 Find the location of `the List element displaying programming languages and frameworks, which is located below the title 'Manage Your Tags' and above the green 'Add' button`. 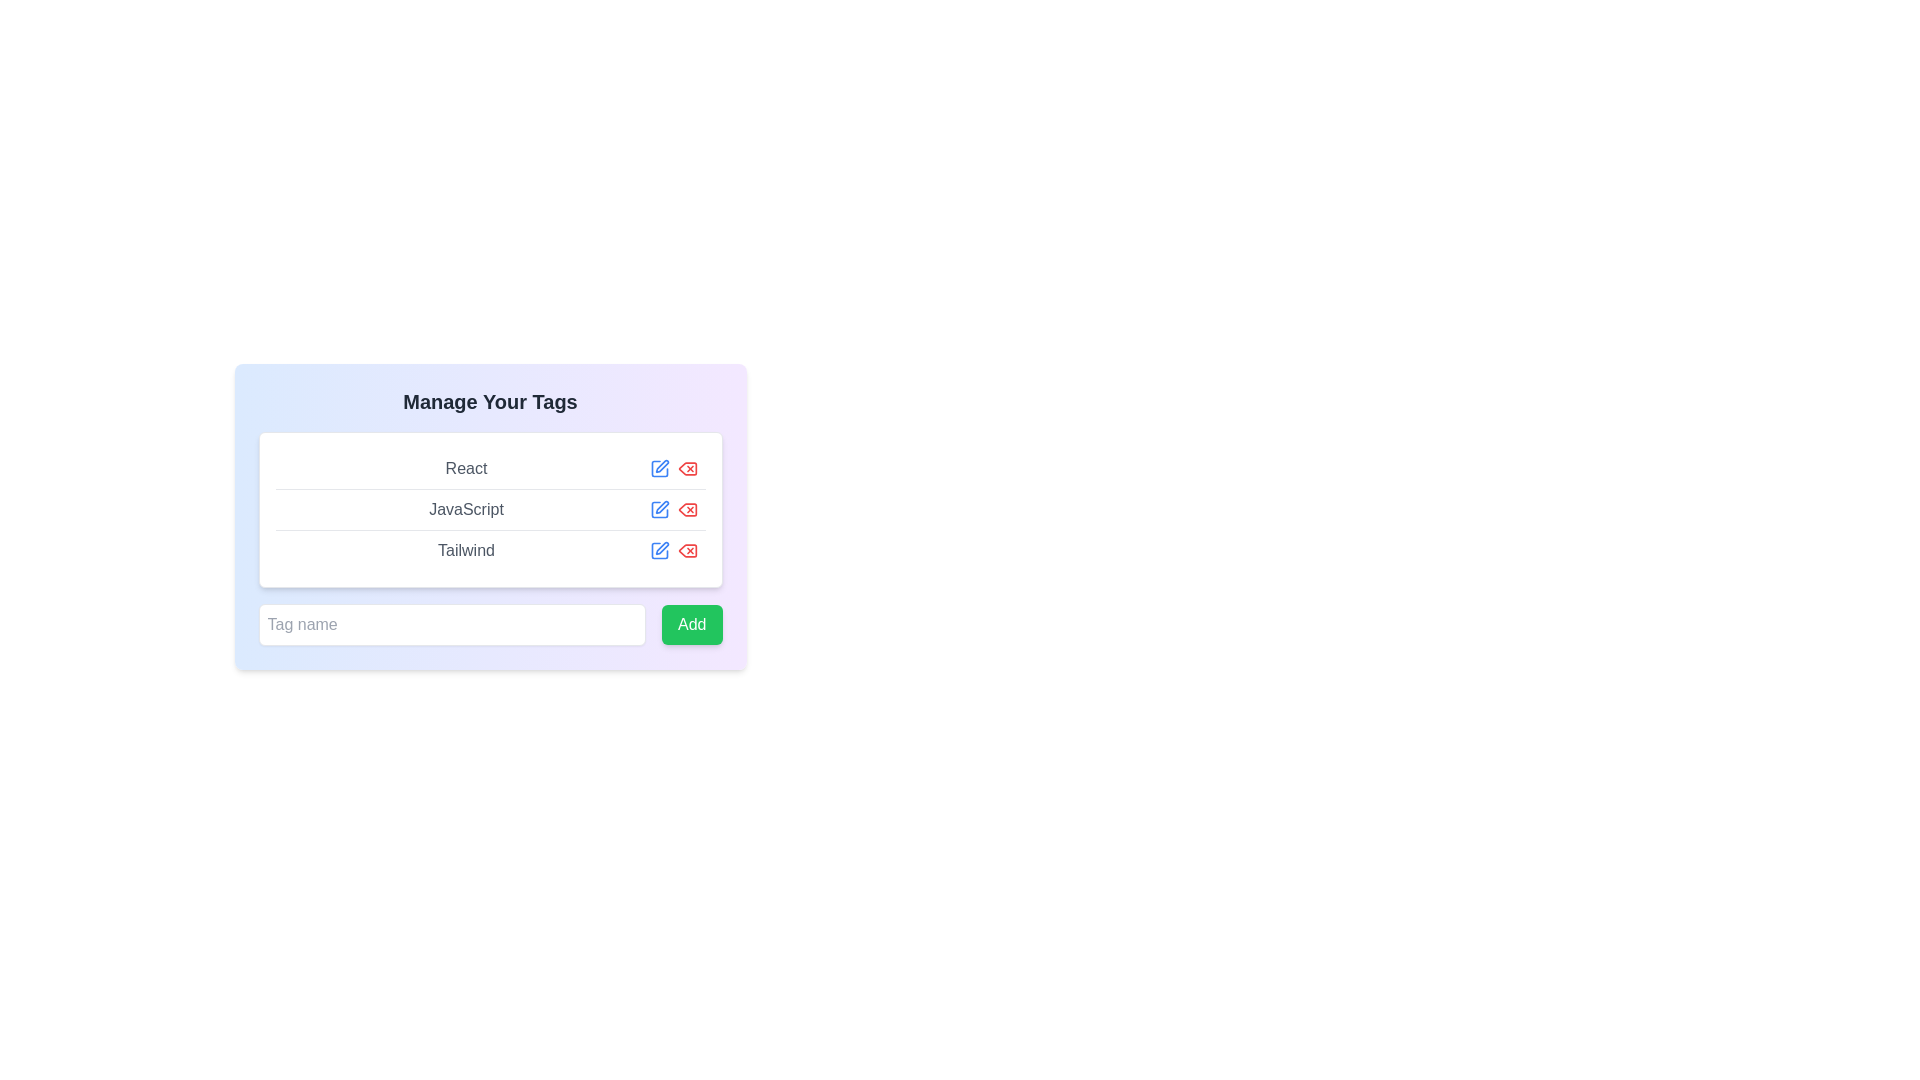

the List element displaying programming languages and frameworks, which is located below the title 'Manage Your Tags' and above the green 'Add' button is located at coordinates (490, 508).